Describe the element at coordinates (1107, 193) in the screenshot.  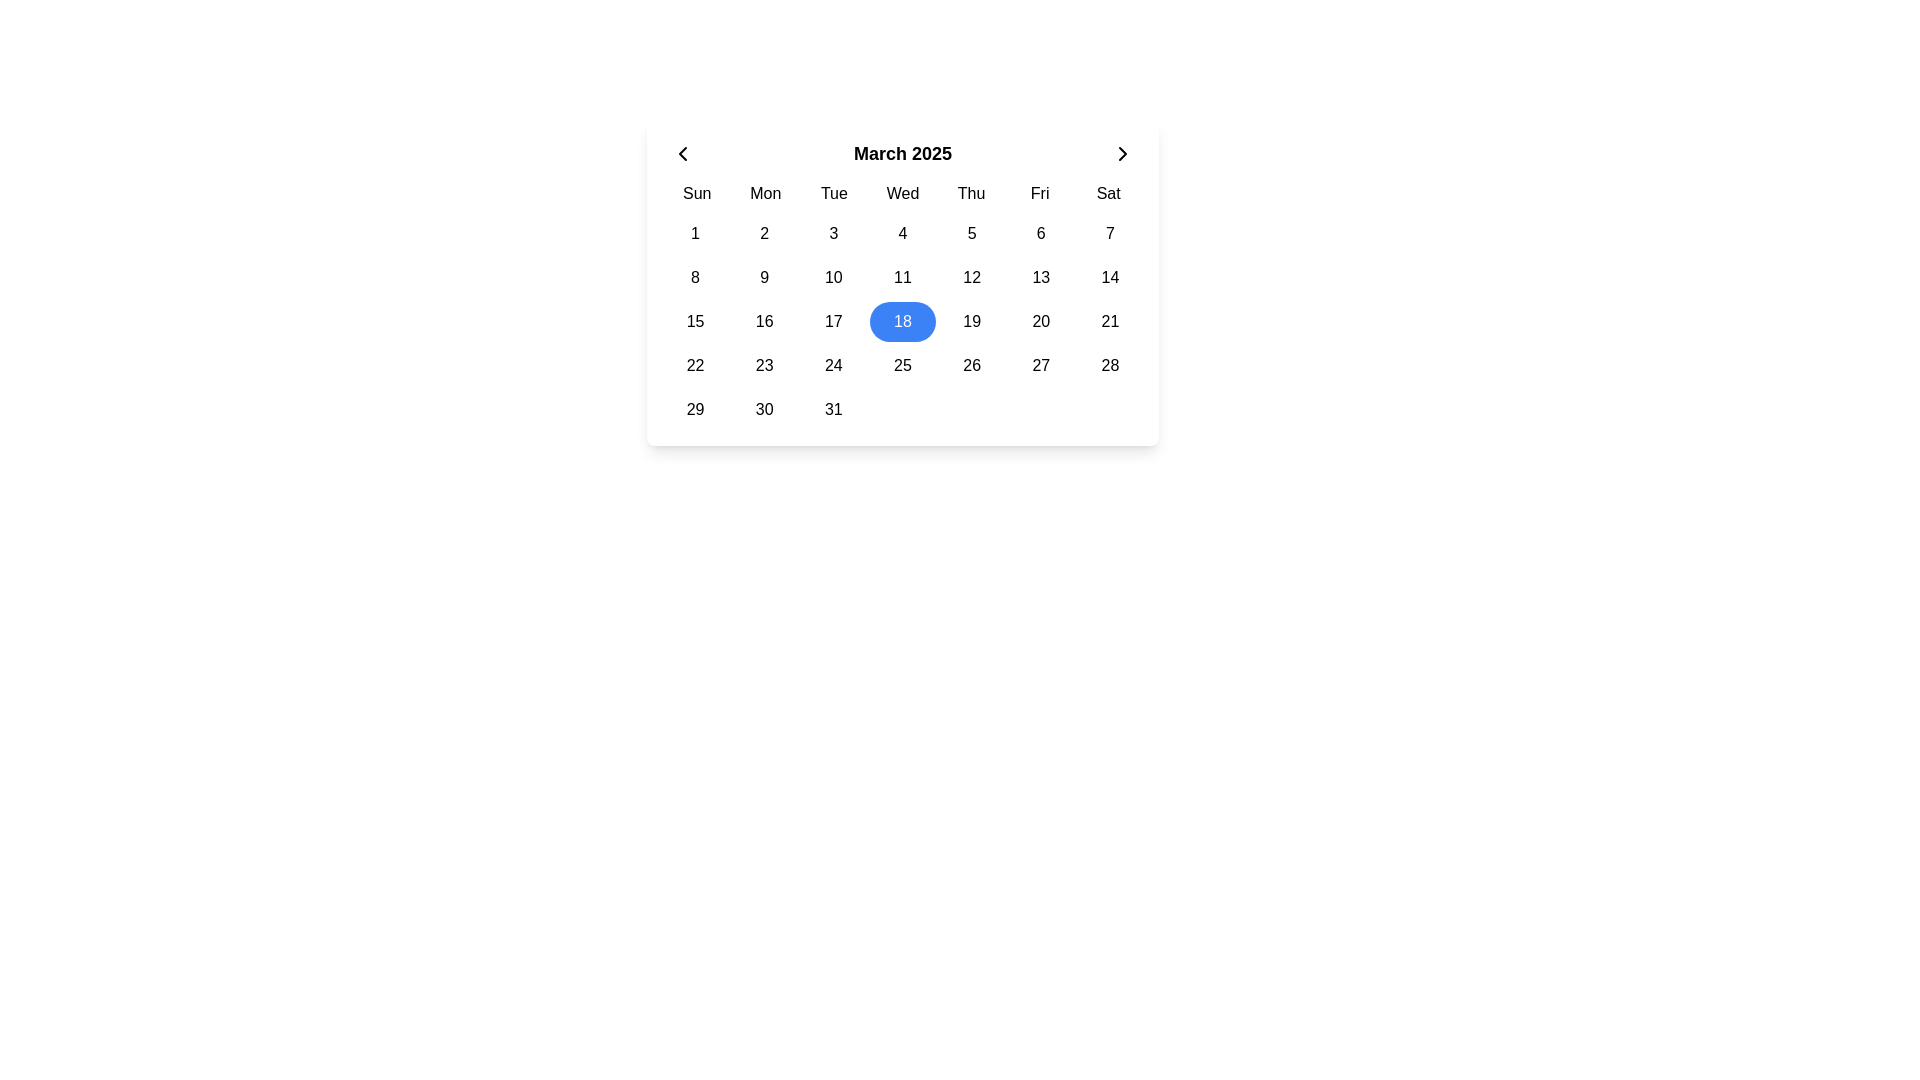
I see `the text label indicating 'Saturday' in the top right corner of the weekly calendar layout` at that location.